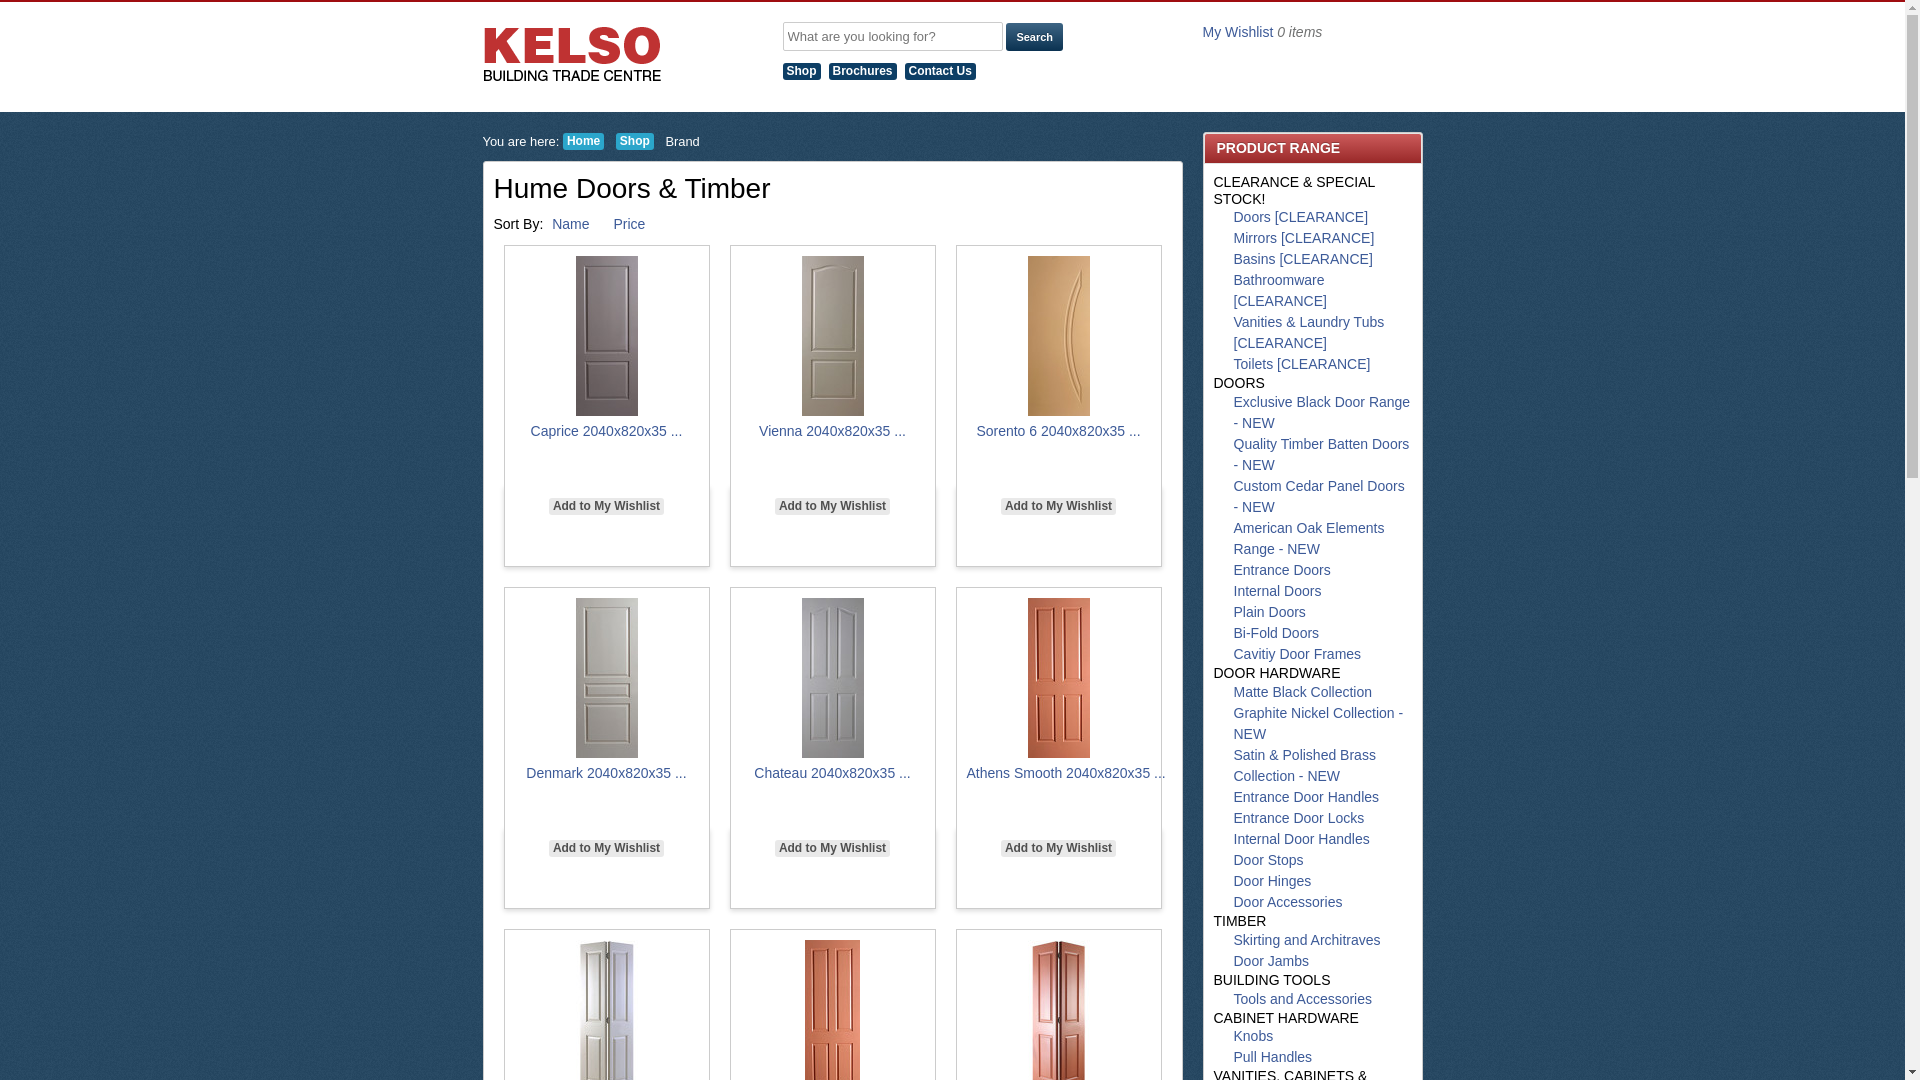  I want to click on 'Entrance Door Handles', so click(1306, 796).